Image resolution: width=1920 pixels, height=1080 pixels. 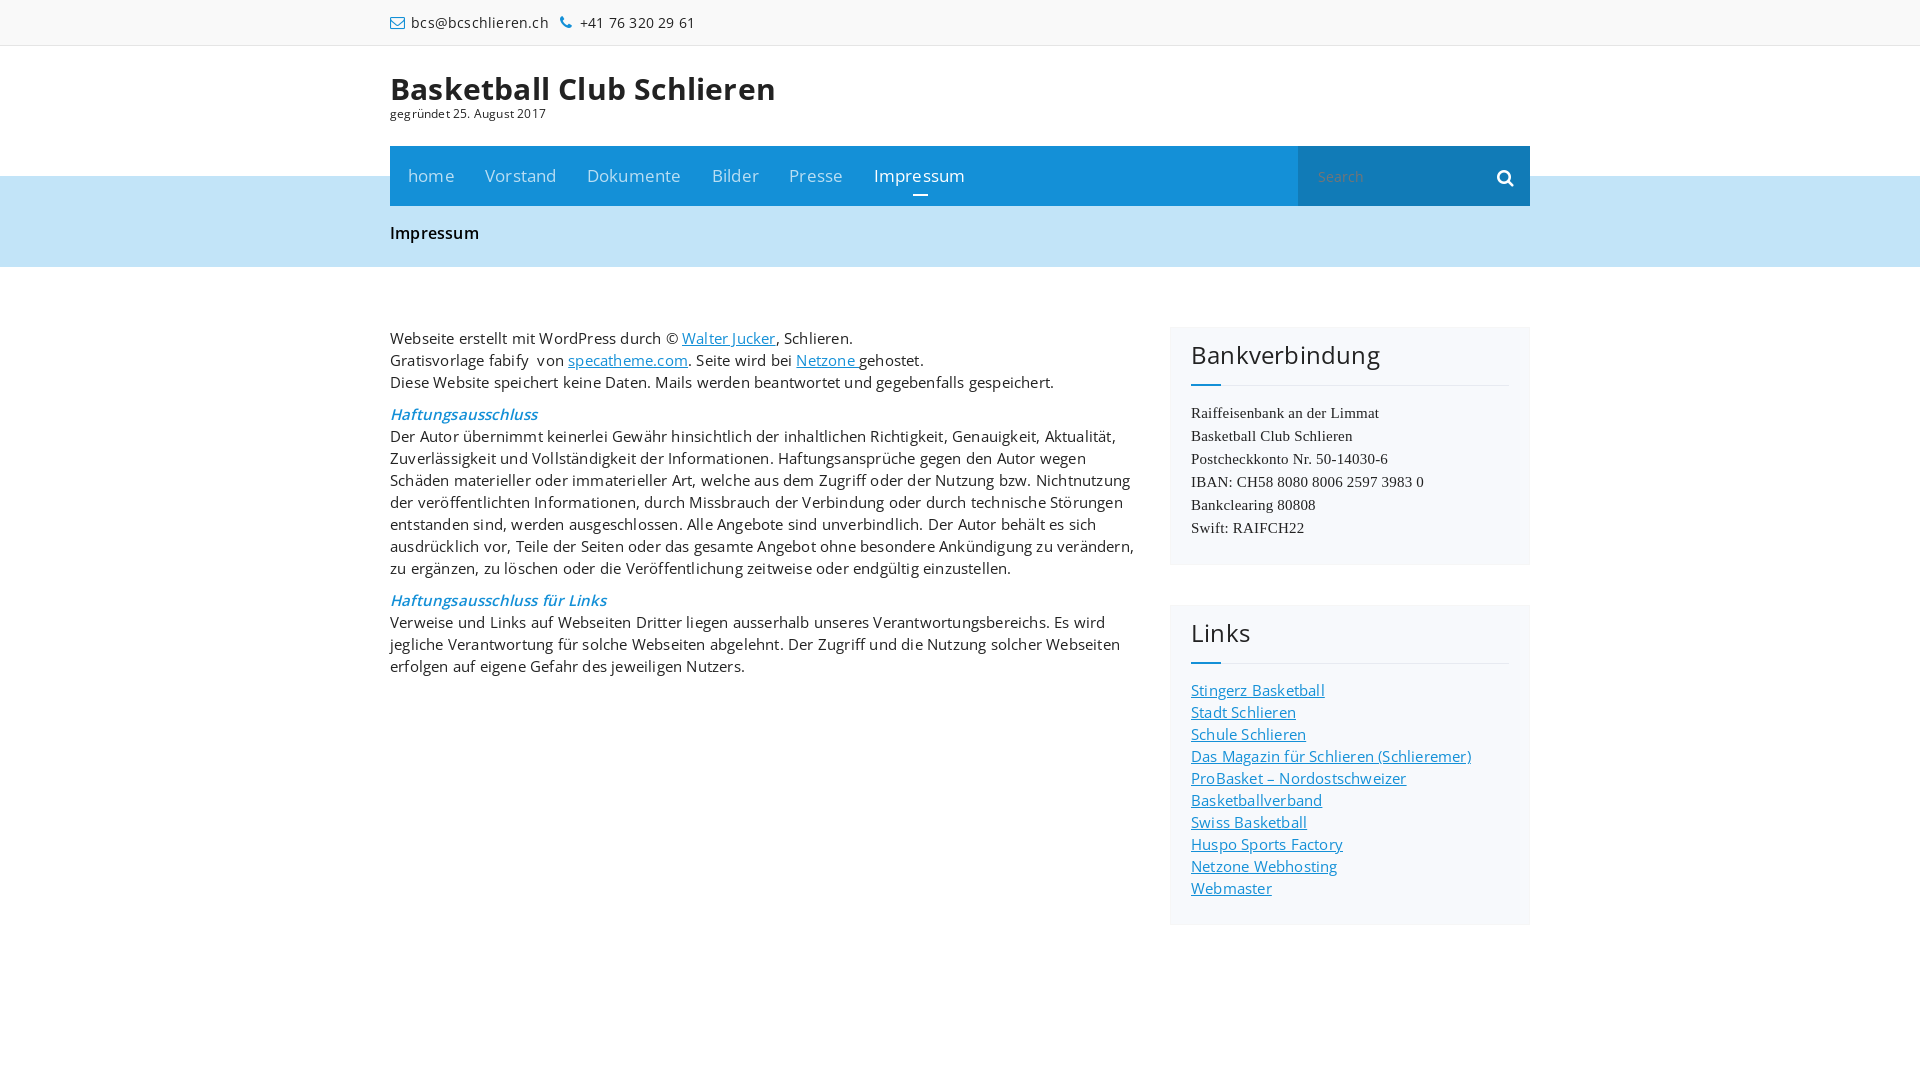 I want to click on 'Stadt Schlieren', so click(x=1242, y=711).